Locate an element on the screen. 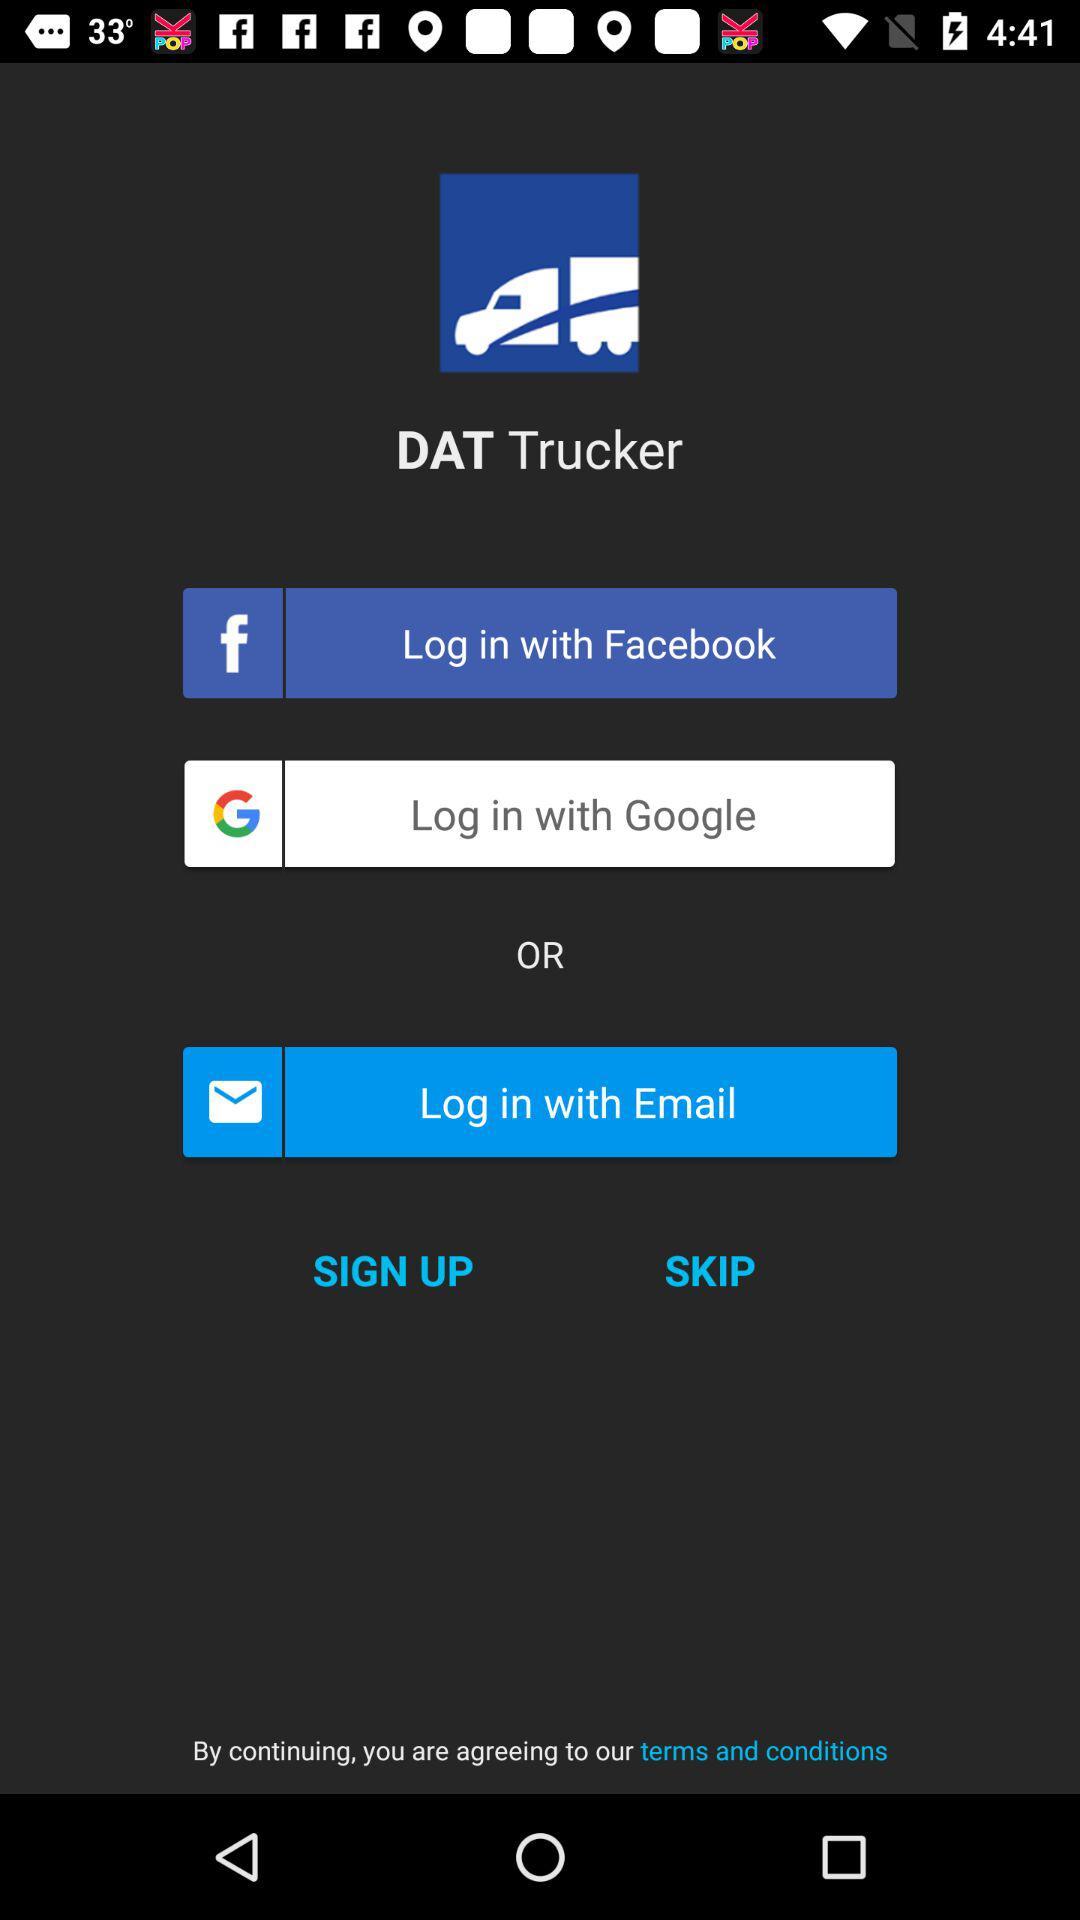 Image resolution: width=1080 pixels, height=1920 pixels. the icon next to the sign up item is located at coordinates (709, 1269).